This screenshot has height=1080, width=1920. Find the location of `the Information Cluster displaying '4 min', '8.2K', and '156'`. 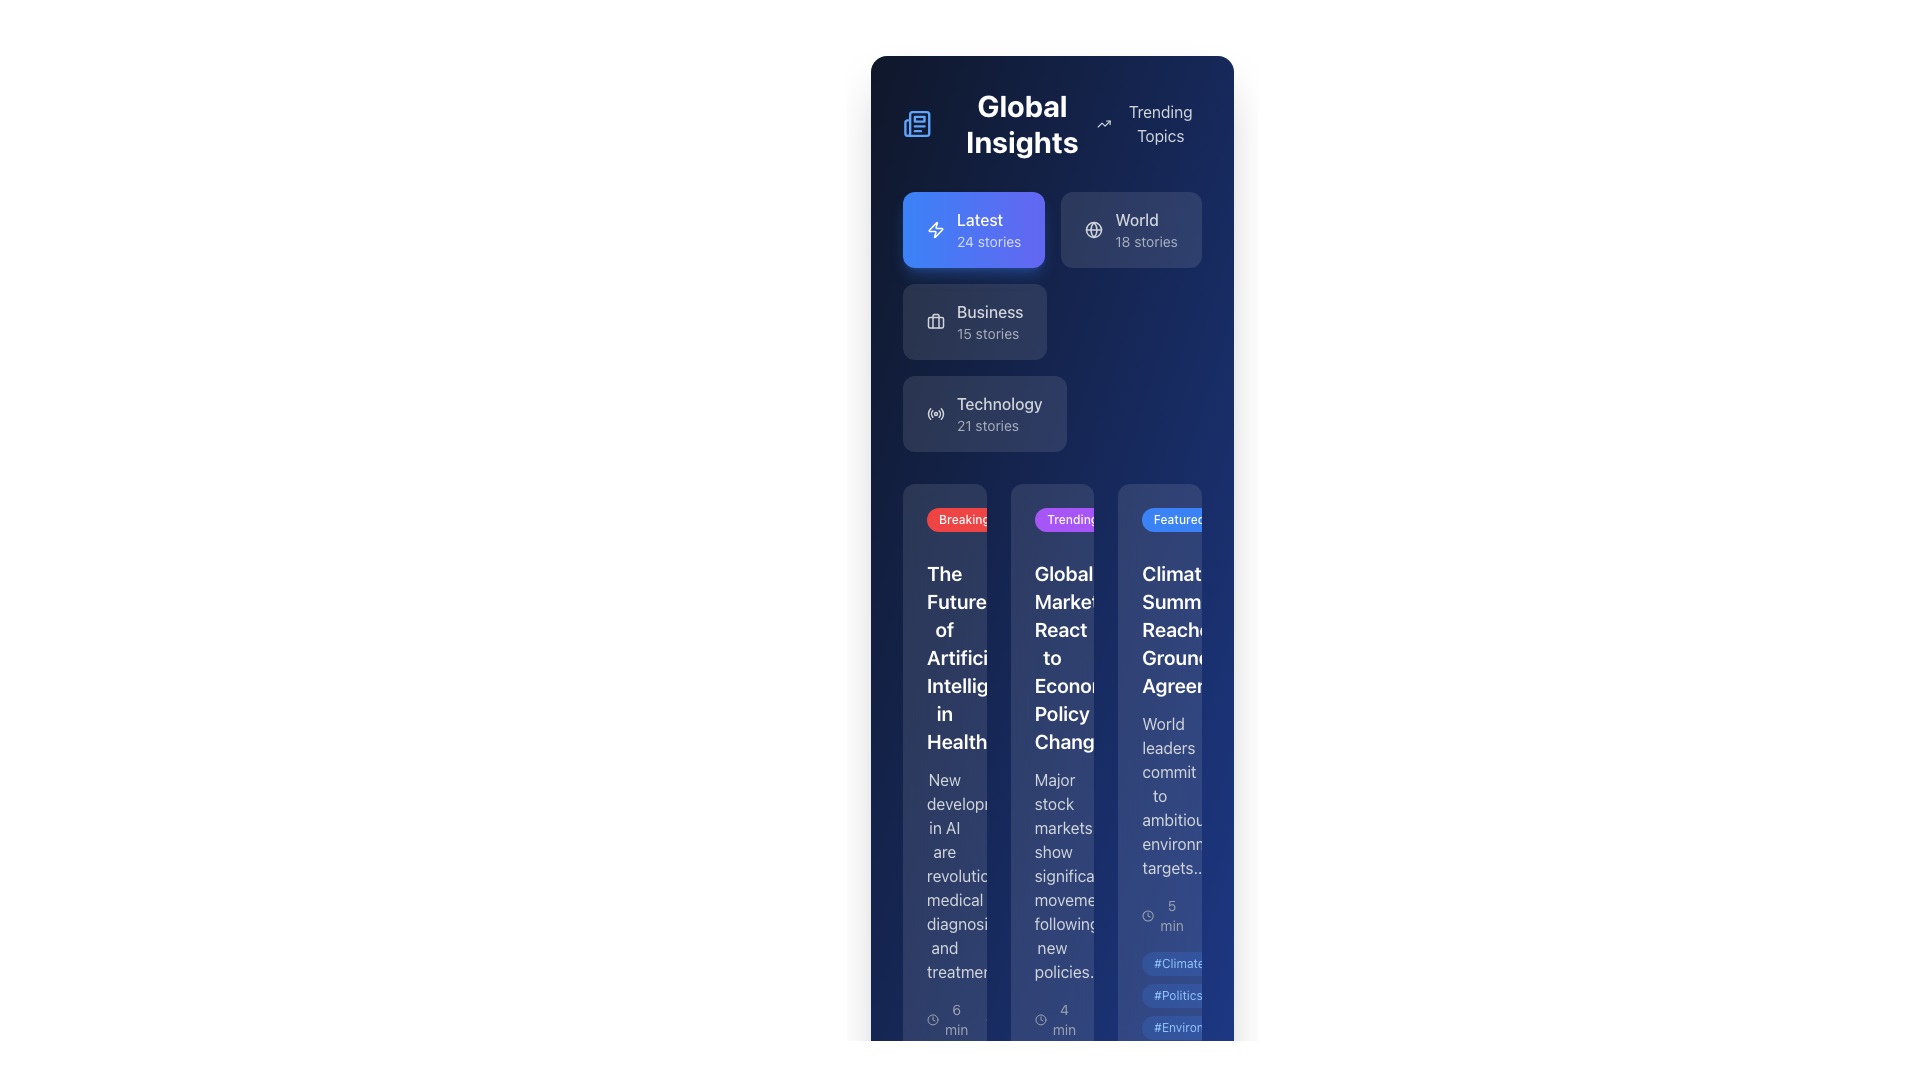

the Information Cluster displaying '4 min', '8.2K', and '156' is located at coordinates (1117, 1019).